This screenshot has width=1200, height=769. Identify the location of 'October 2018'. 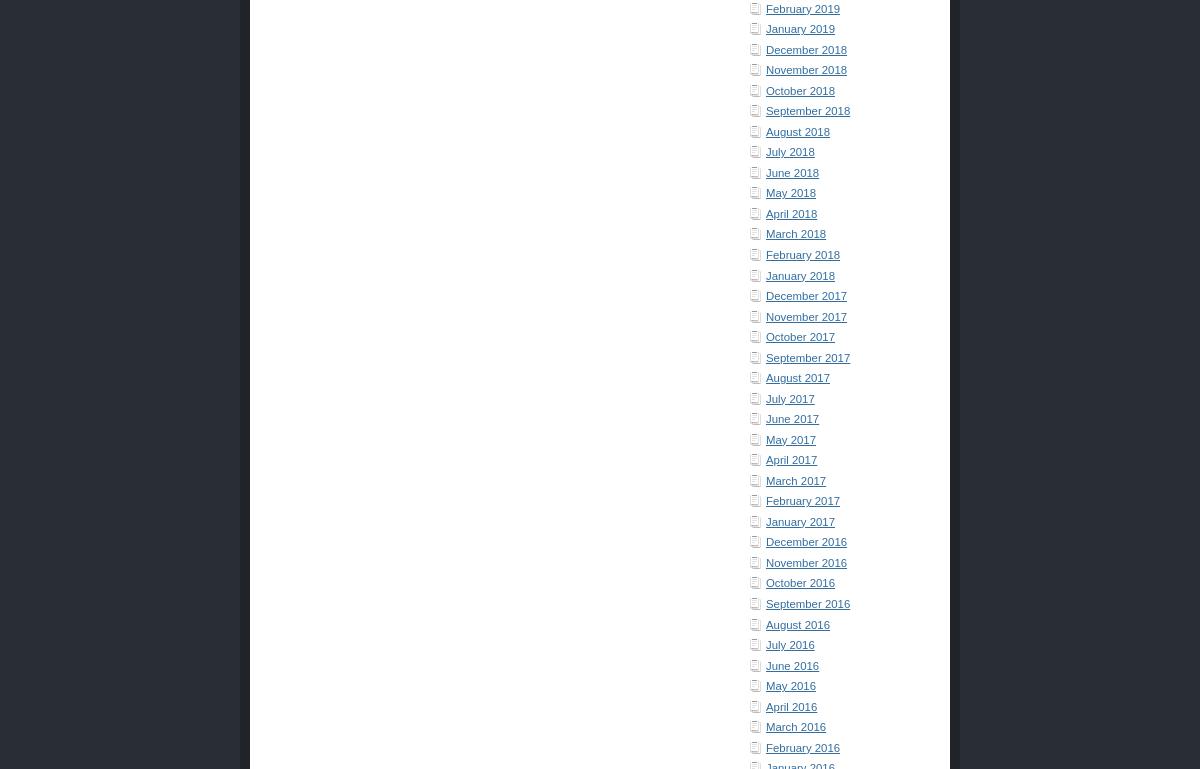
(799, 88).